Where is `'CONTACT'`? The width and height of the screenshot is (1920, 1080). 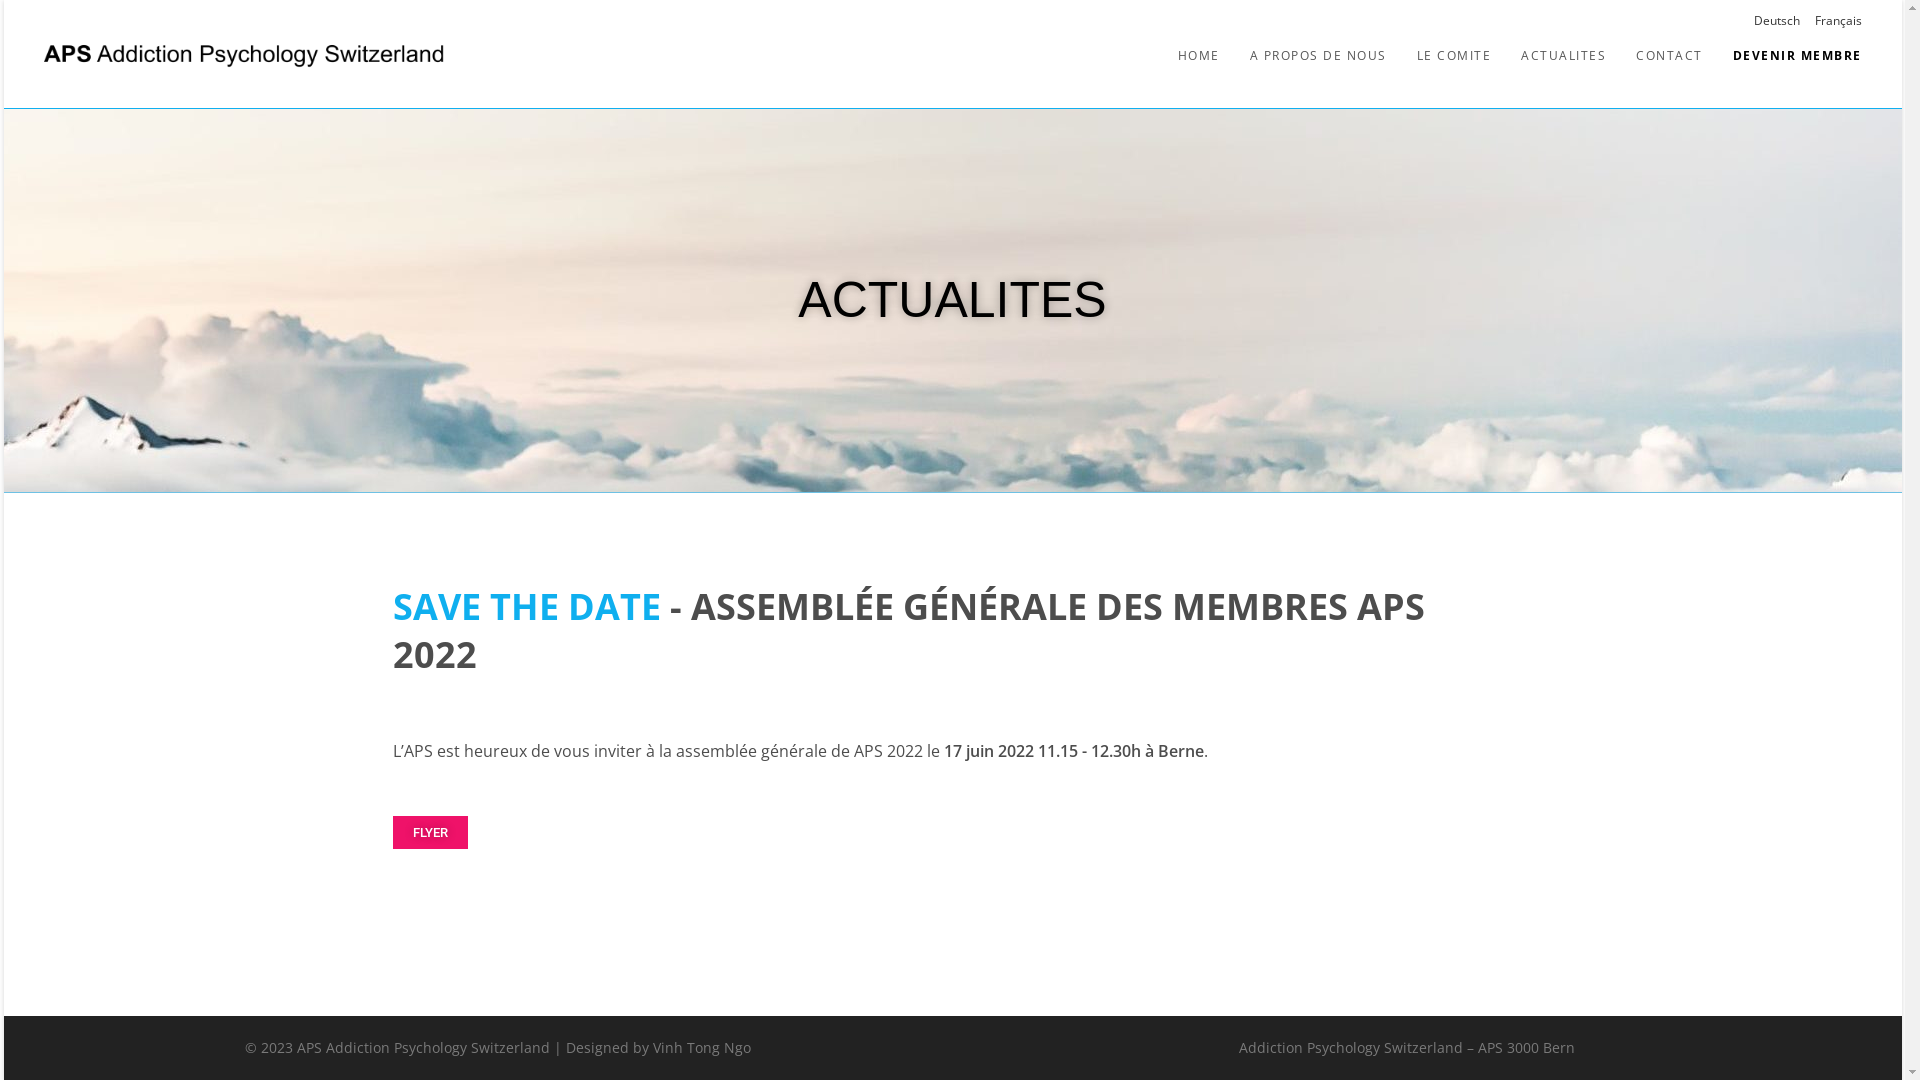 'CONTACT' is located at coordinates (1669, 54).